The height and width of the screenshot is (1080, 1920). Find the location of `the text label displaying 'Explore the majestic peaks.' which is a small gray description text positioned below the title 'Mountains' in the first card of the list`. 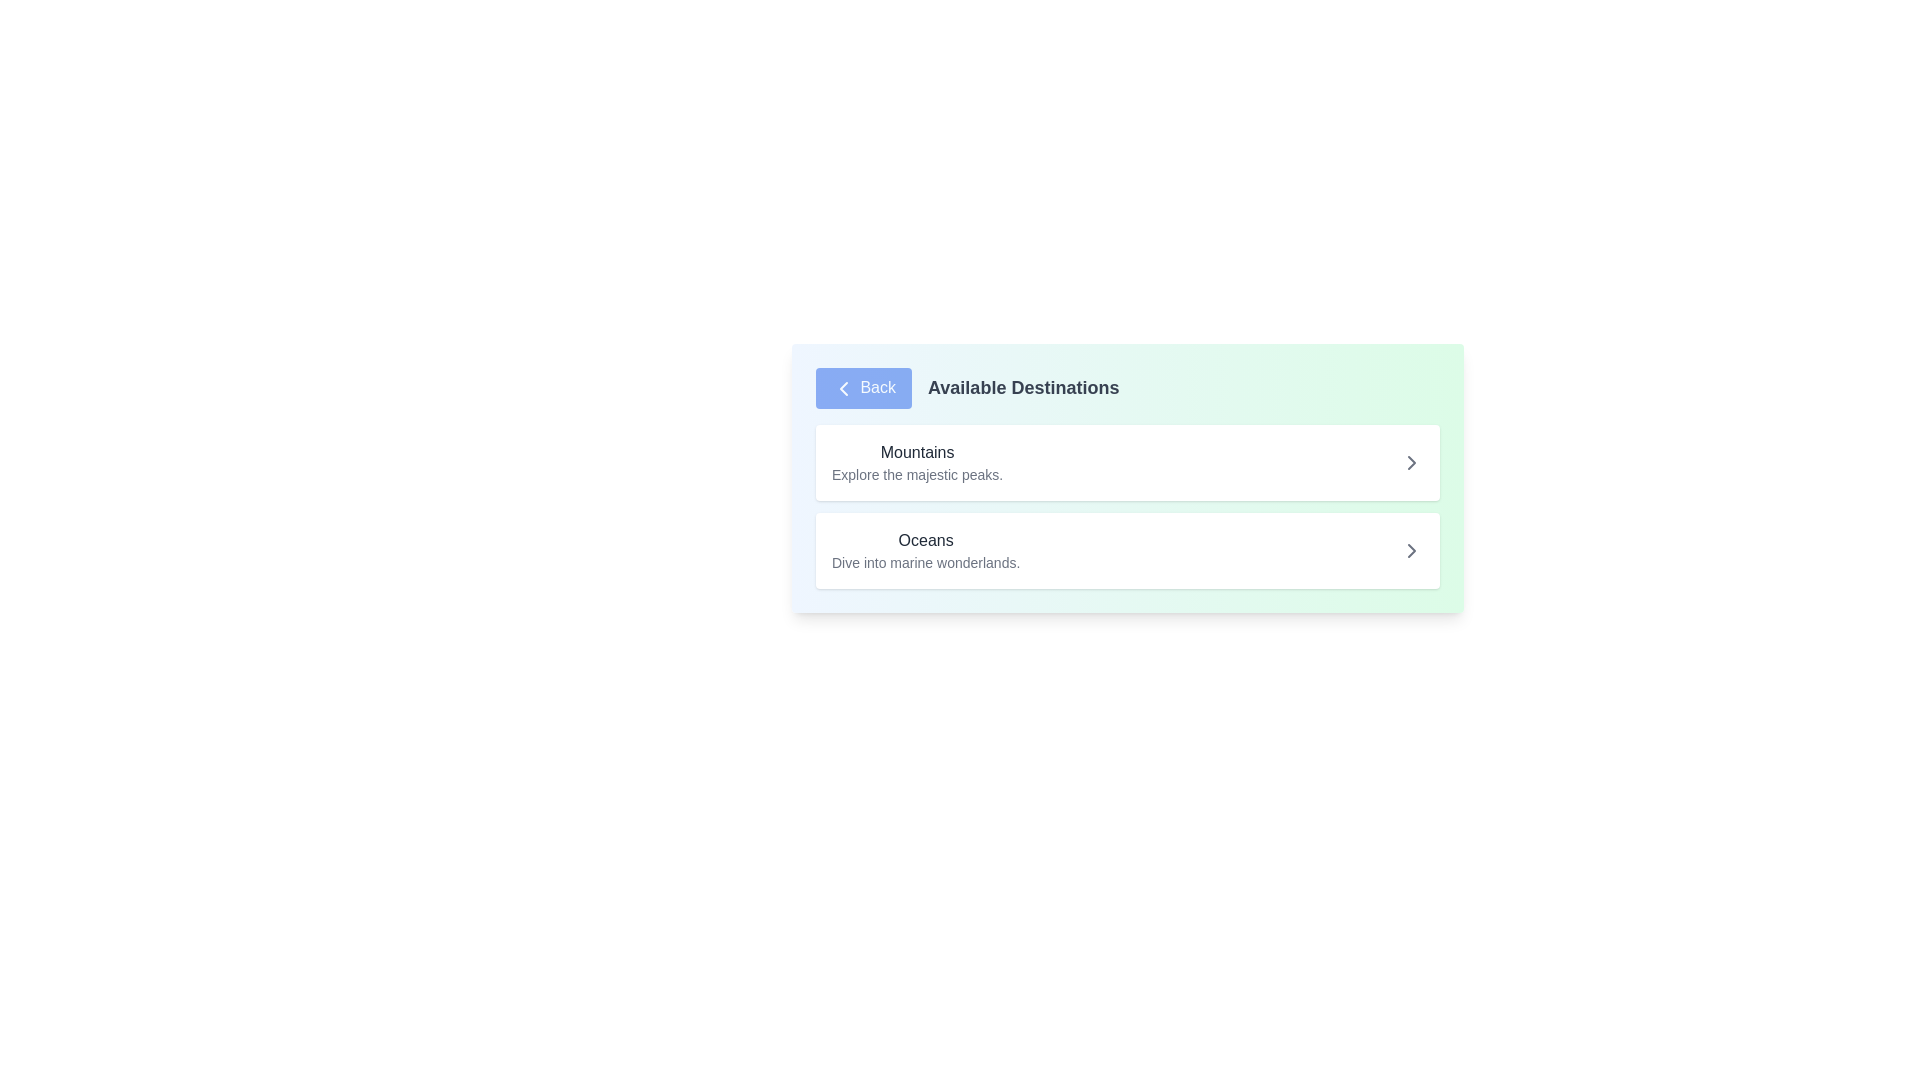

the text label displaying 'Explore the majestic peaks.' which is a small gray description text positioned below the title 'Mountains' in the first card of the list is located at coordinates (916, 474).